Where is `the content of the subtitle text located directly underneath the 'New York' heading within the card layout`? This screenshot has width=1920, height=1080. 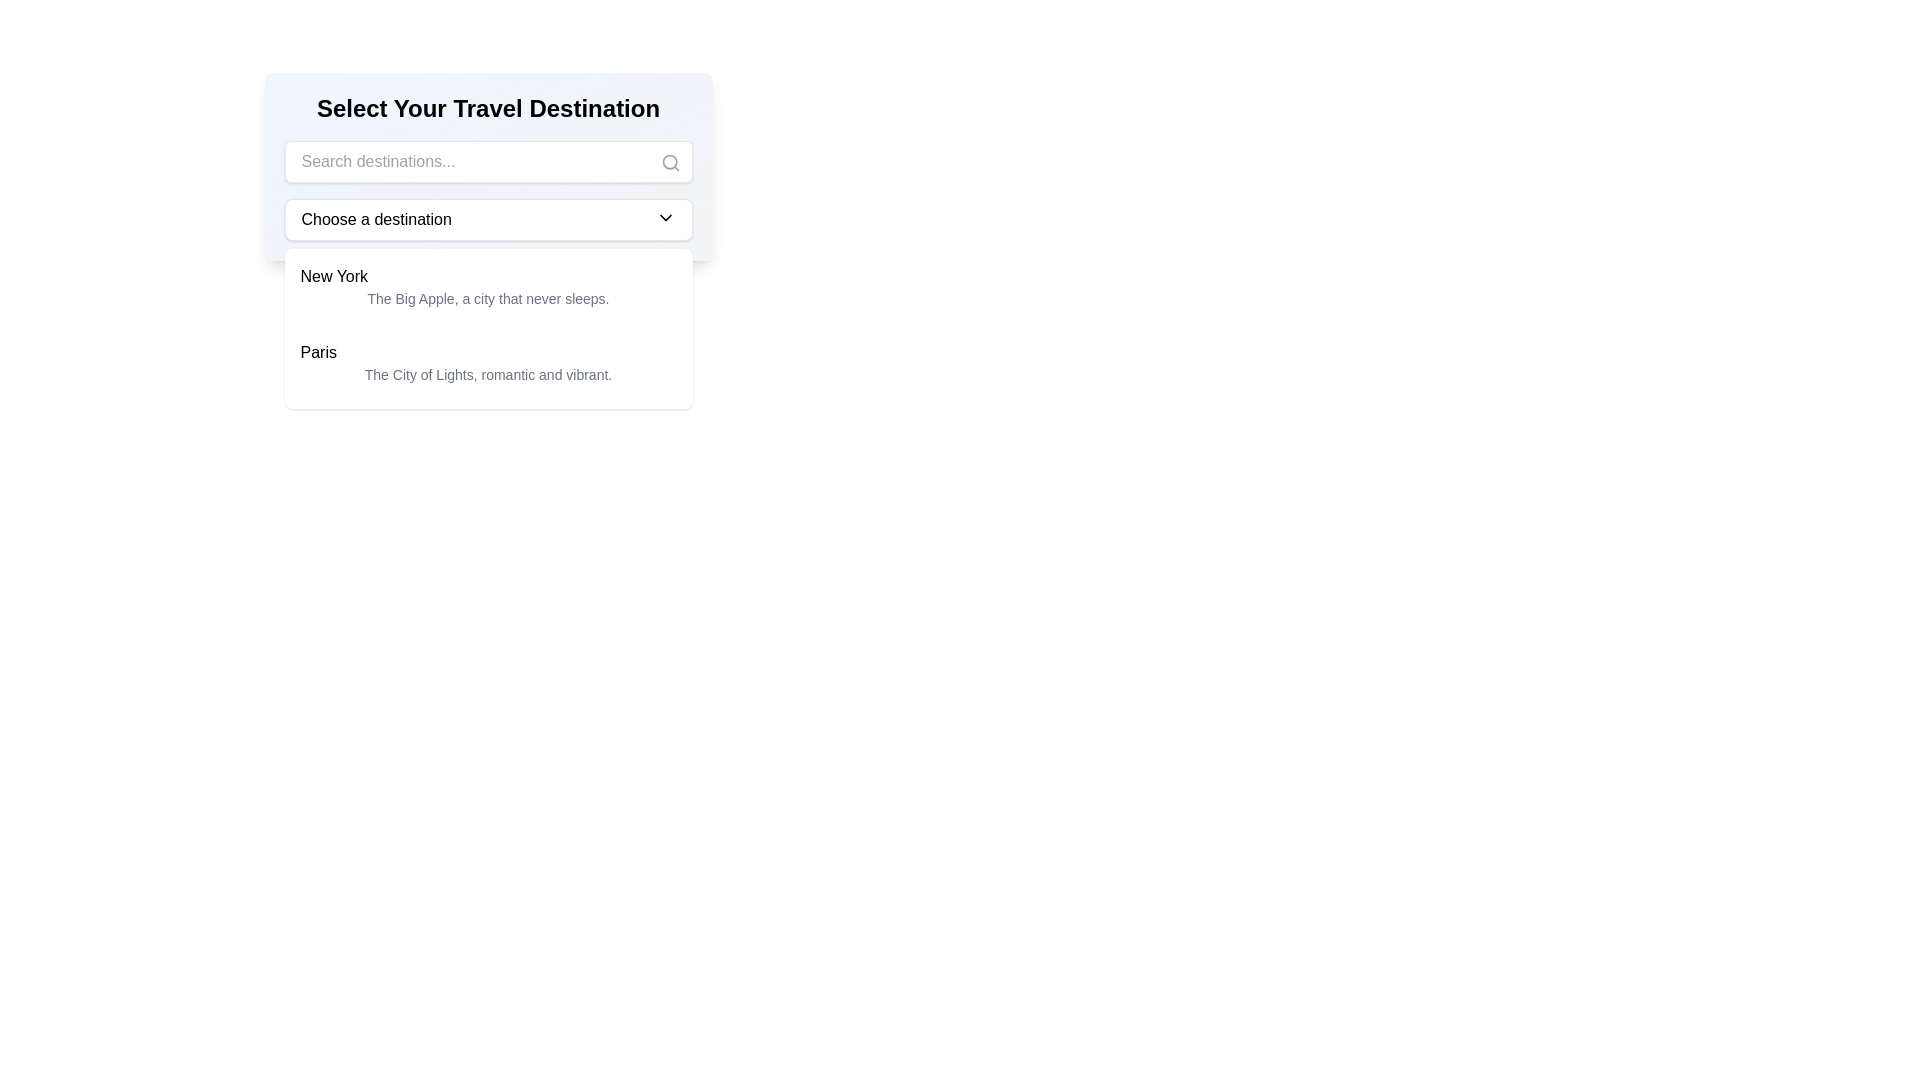
the content of the subtitle text located directly underneath the 'New York' heading within the card layout is located at coordinates (488, 299).